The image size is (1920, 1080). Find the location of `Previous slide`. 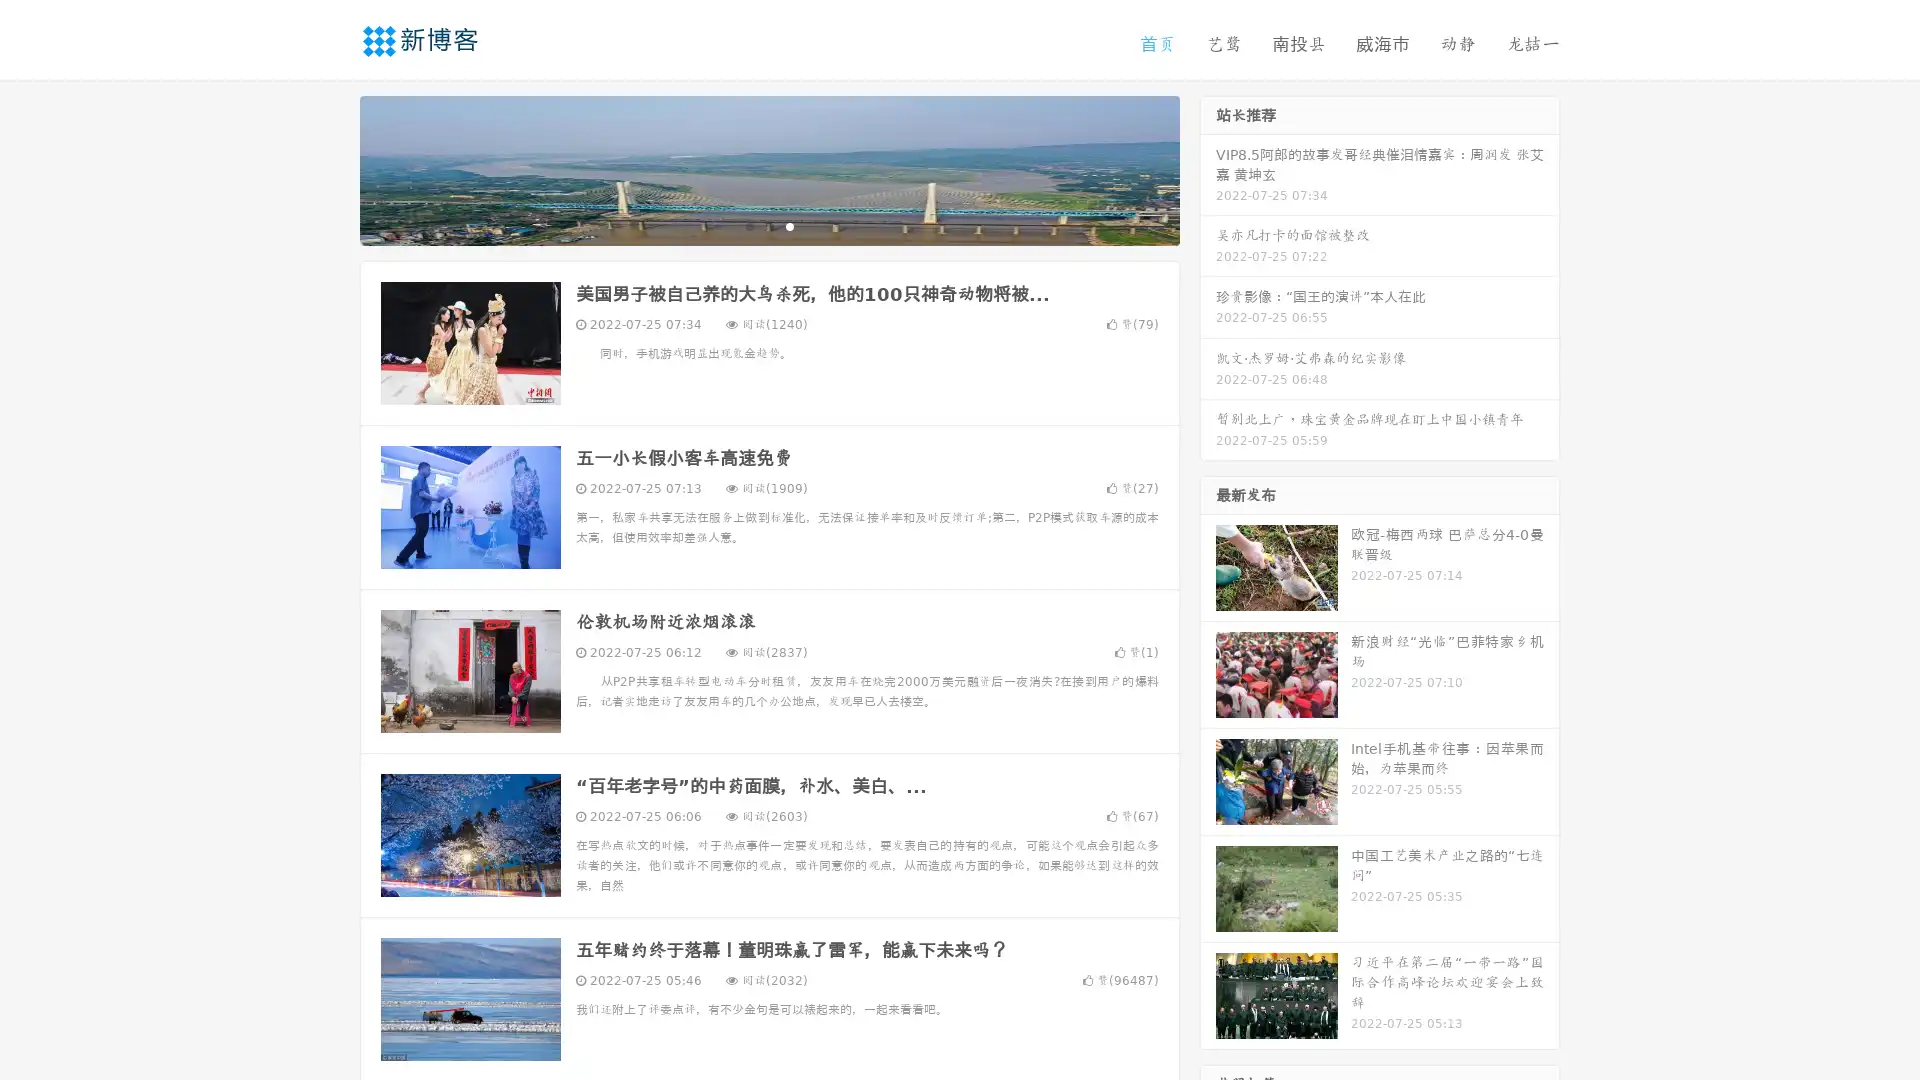

Previous slide is located at coordinates (330, 168).